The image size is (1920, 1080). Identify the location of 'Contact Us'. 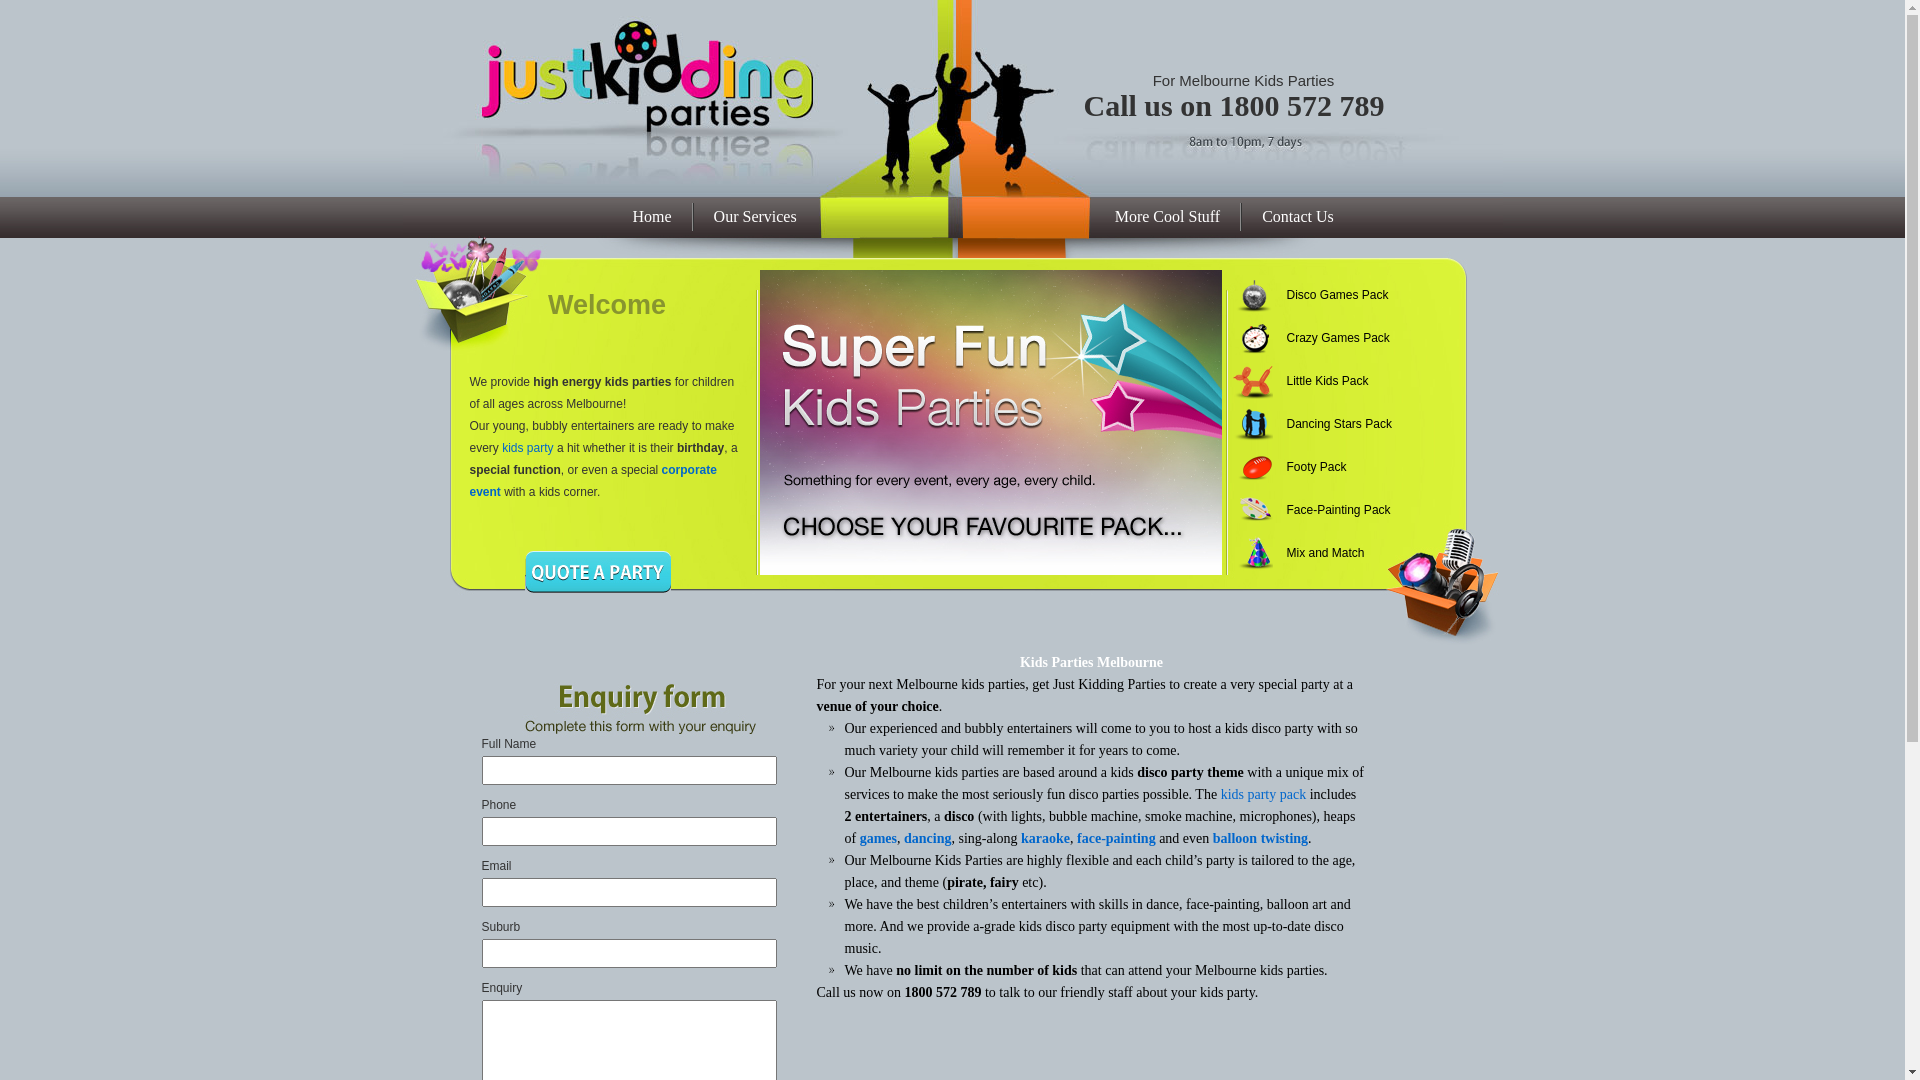
(1241, 216).